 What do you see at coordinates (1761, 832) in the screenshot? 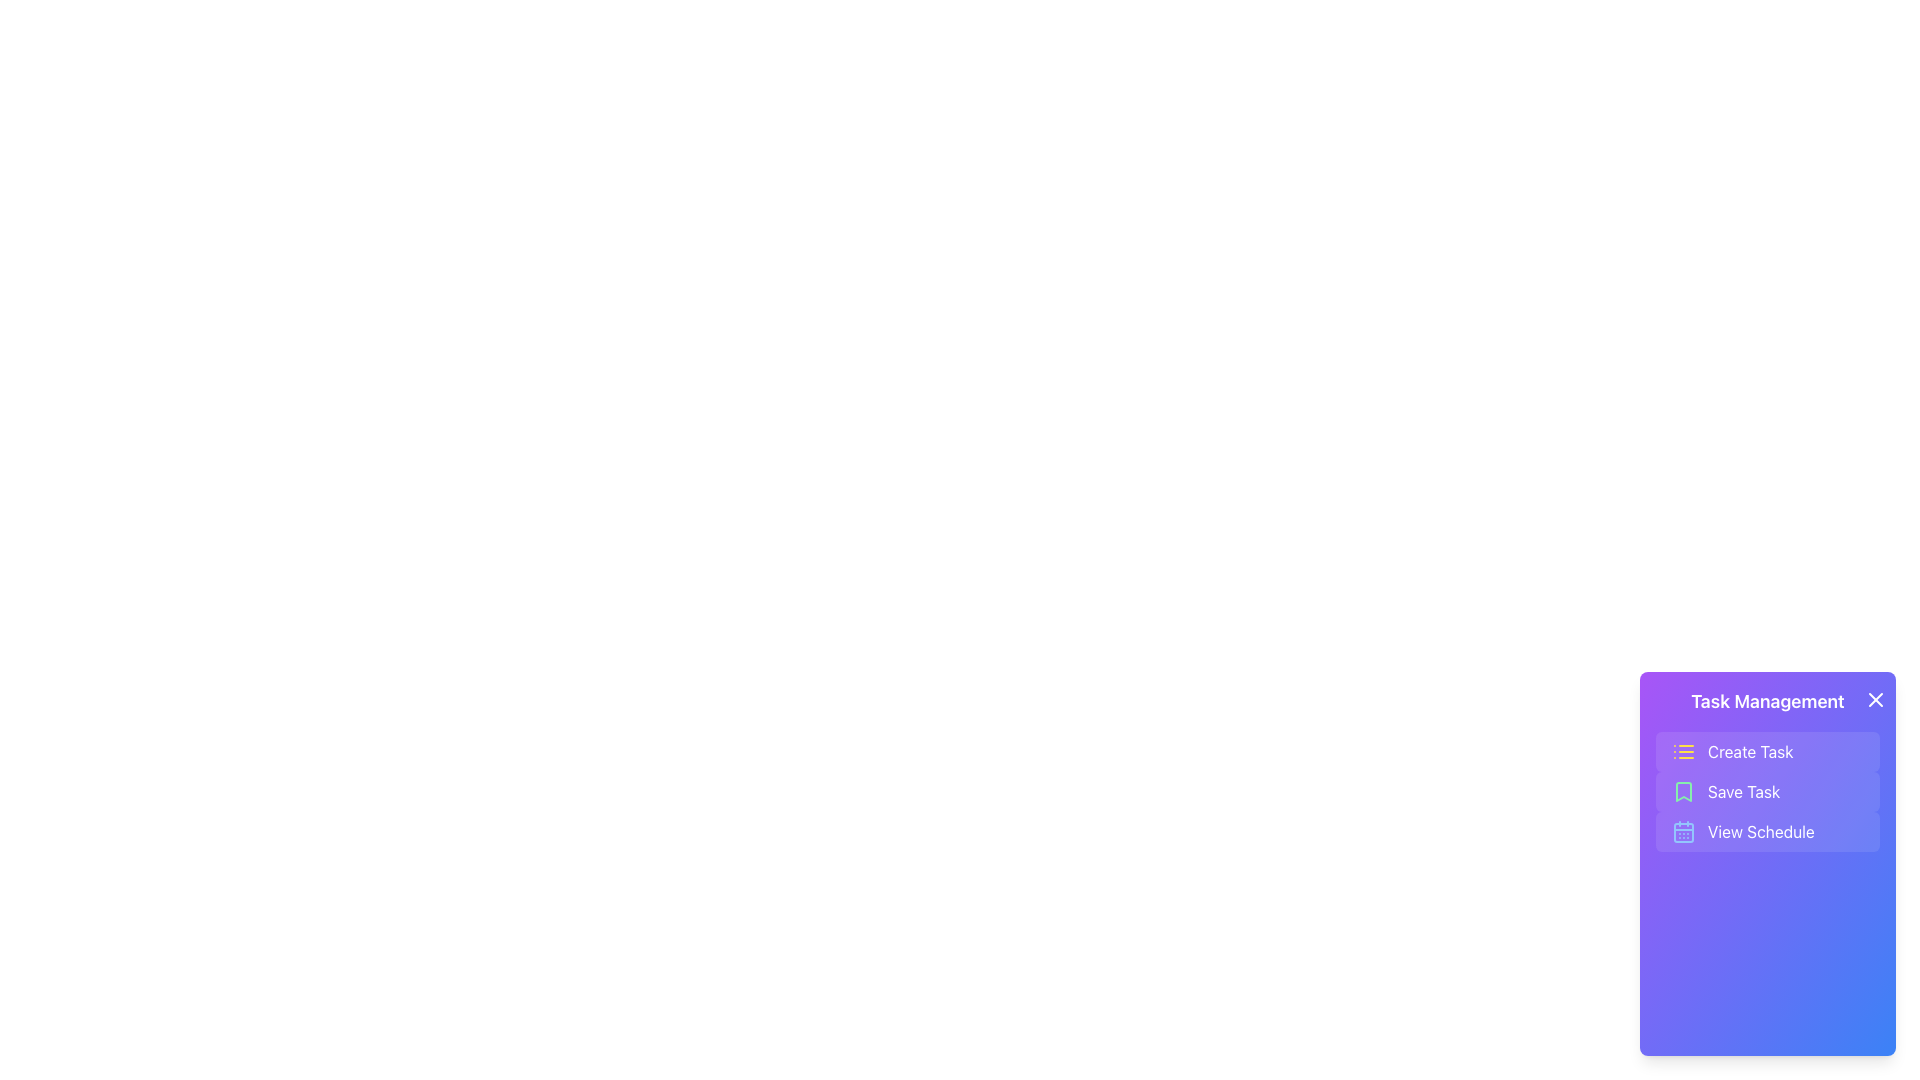
I see `the third text label in the 'Task Management' menu` at bounding box center [1761, 832].